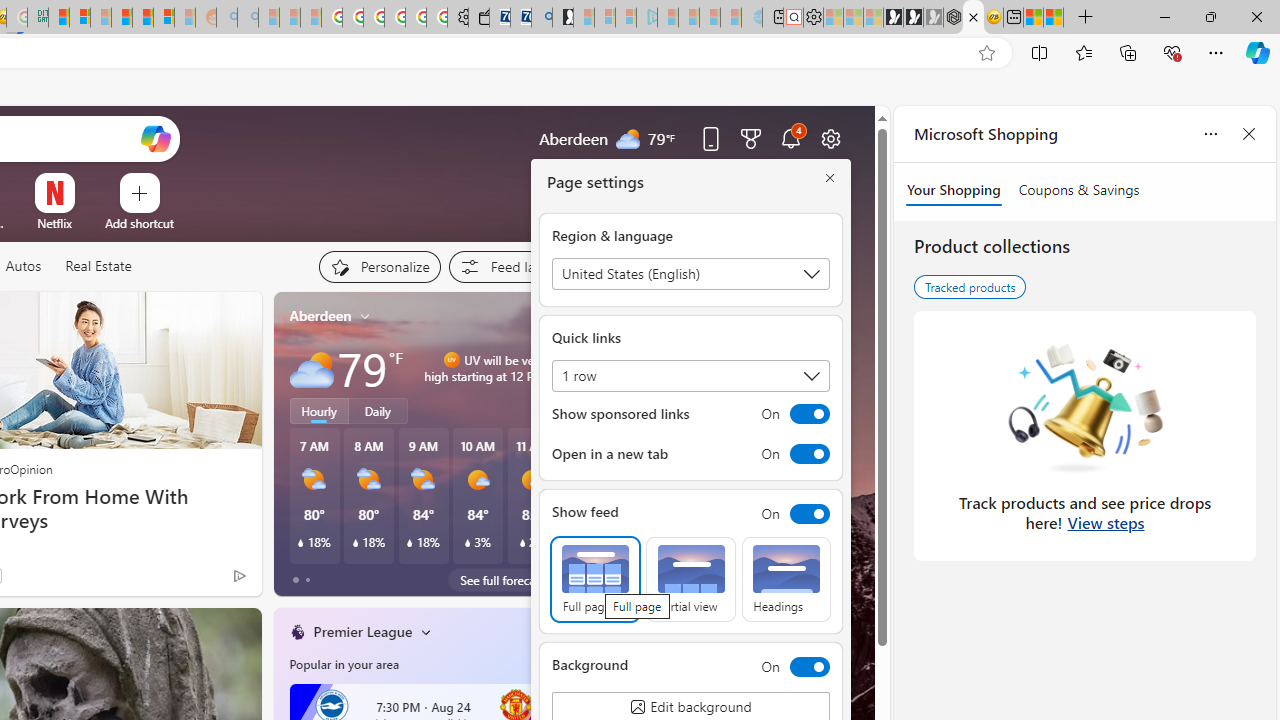  Describe the element at coordinates (790, 137) in the screenshot. I see `'Notifications'` at that location.